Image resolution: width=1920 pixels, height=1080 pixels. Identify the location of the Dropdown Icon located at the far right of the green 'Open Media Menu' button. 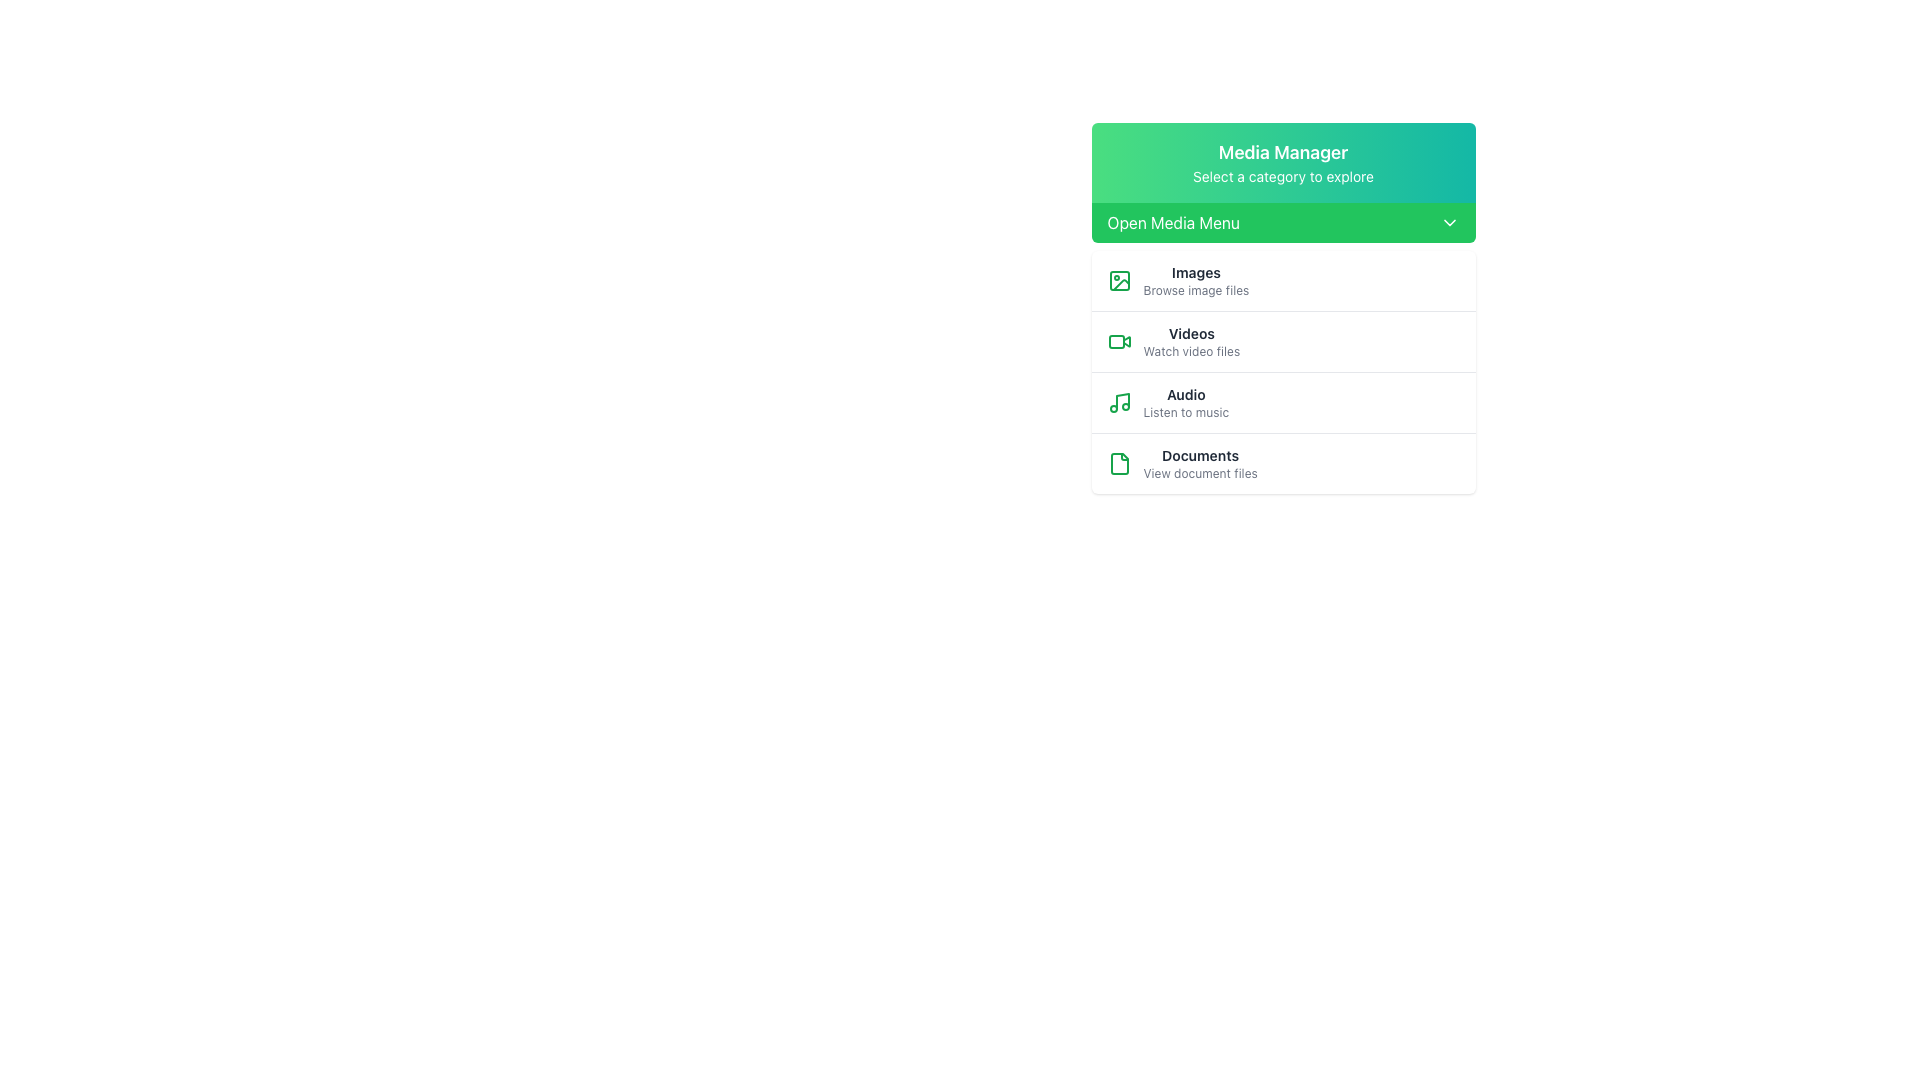
(1449, 223).